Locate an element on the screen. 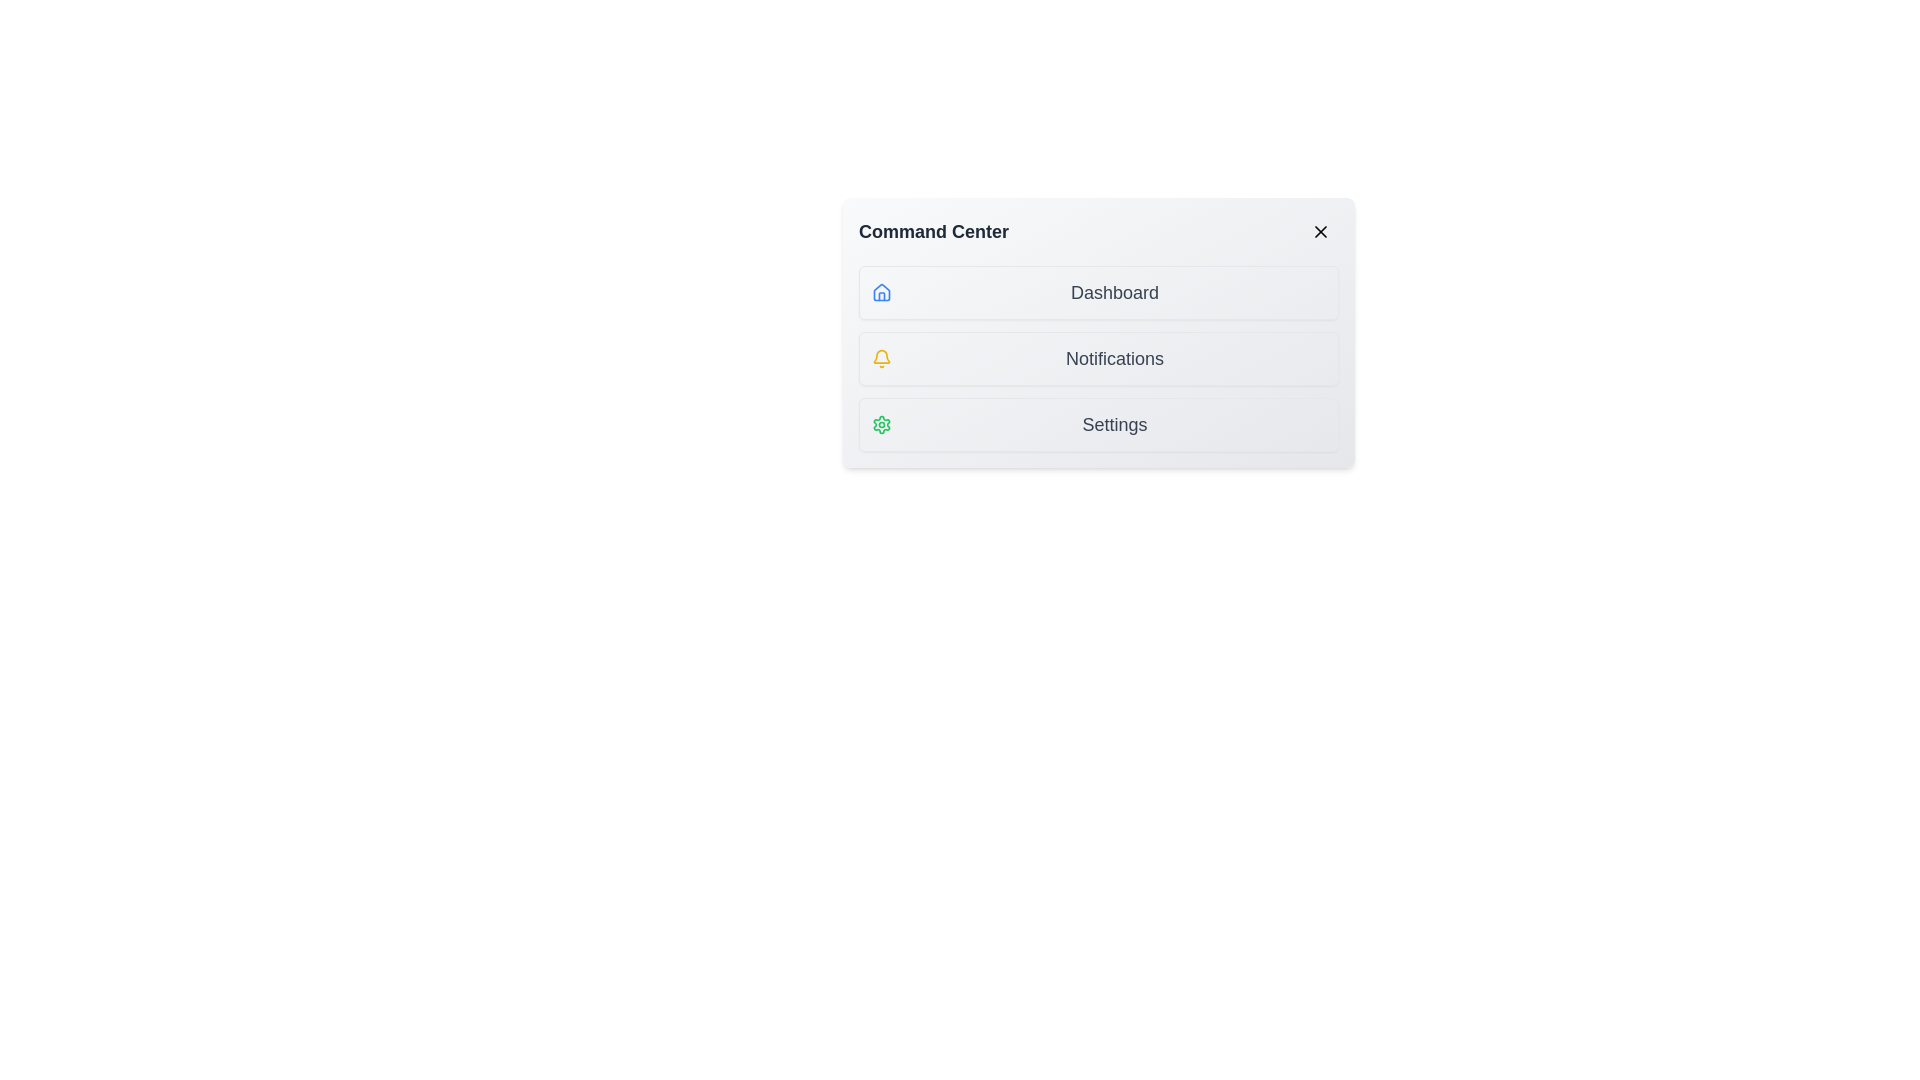 The width and height of the screenshot is (1920, 1080). the settings icon, which is a green gear symbol located adjacent to the 'Settings' text in the settings menu is located at coordinates (881, 423).